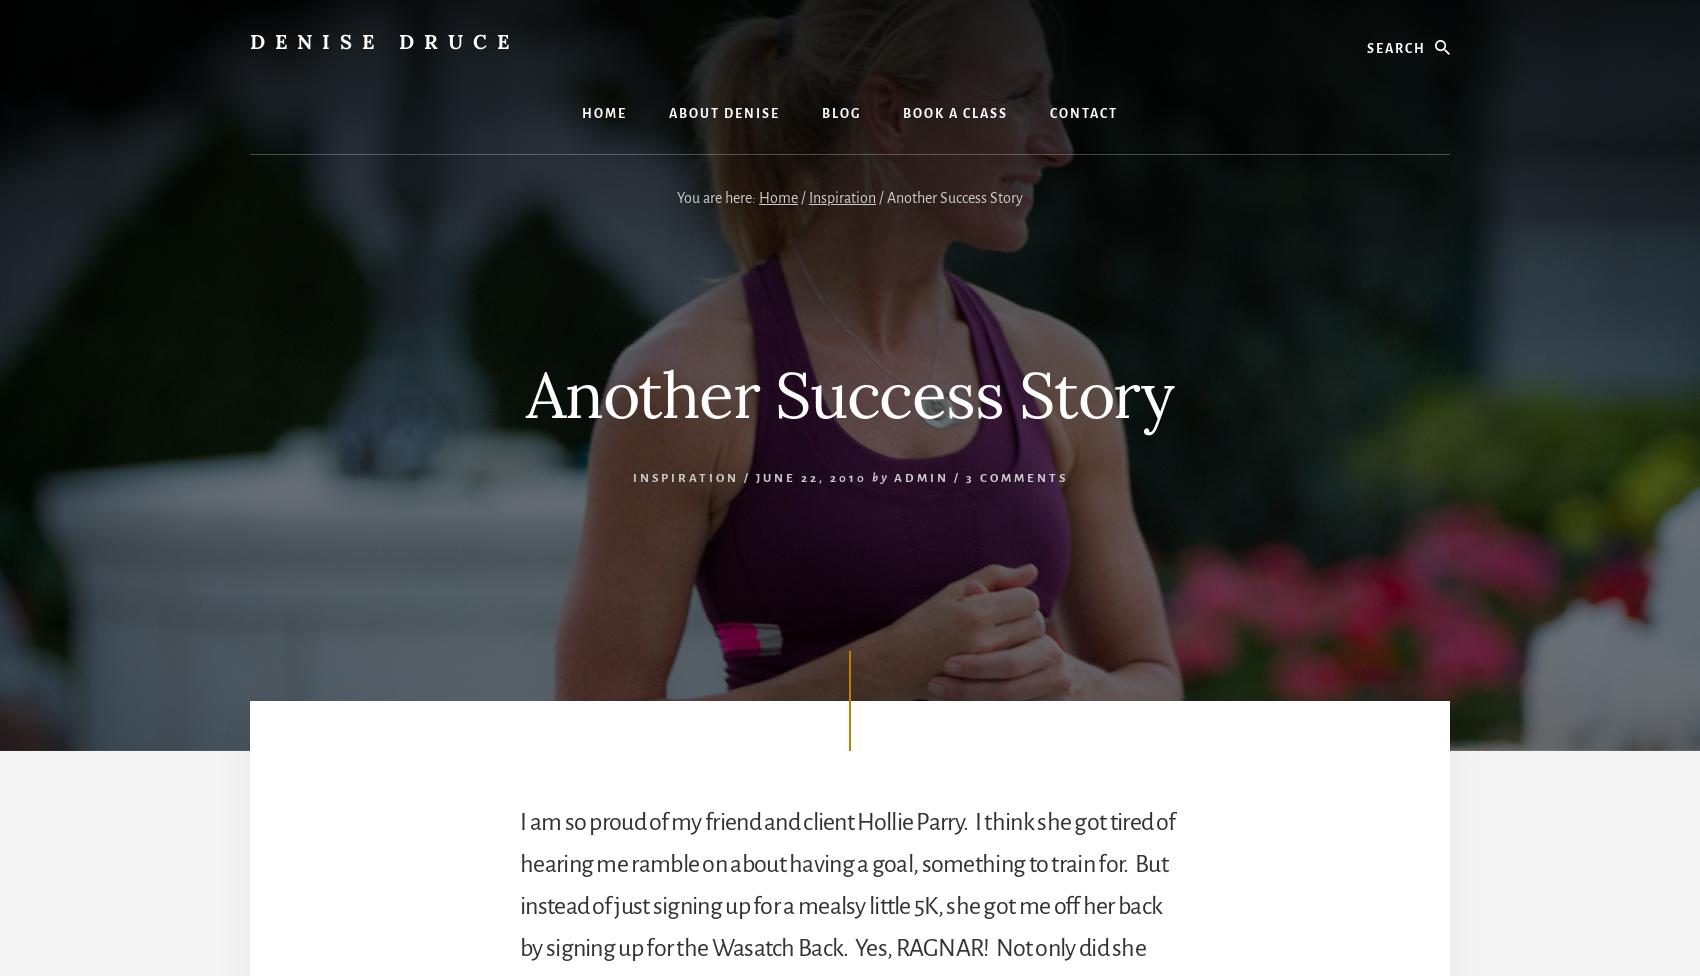 The image size is (1700, 976). Describe the element at coordinates (250, 41) in the screenshot. I see `'Denise Druce'` at that location.